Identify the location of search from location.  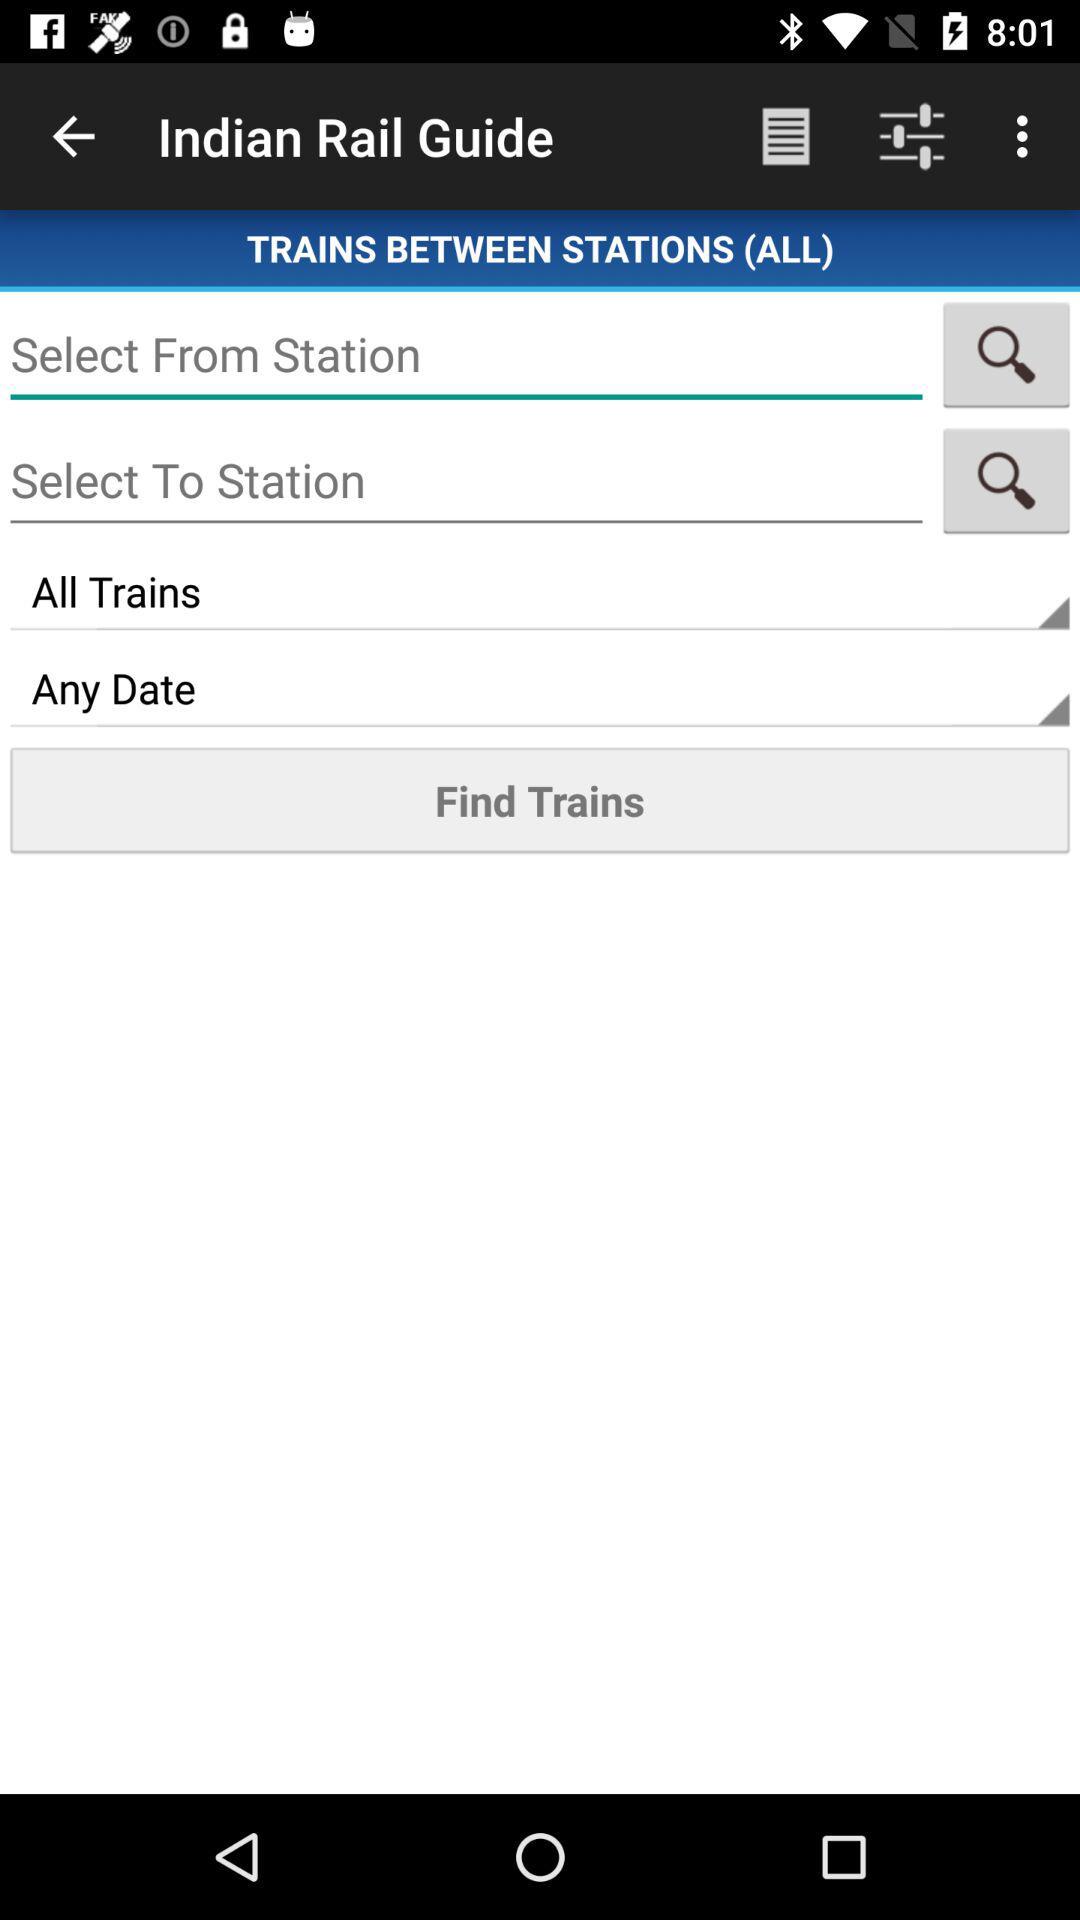
(1006, 354).